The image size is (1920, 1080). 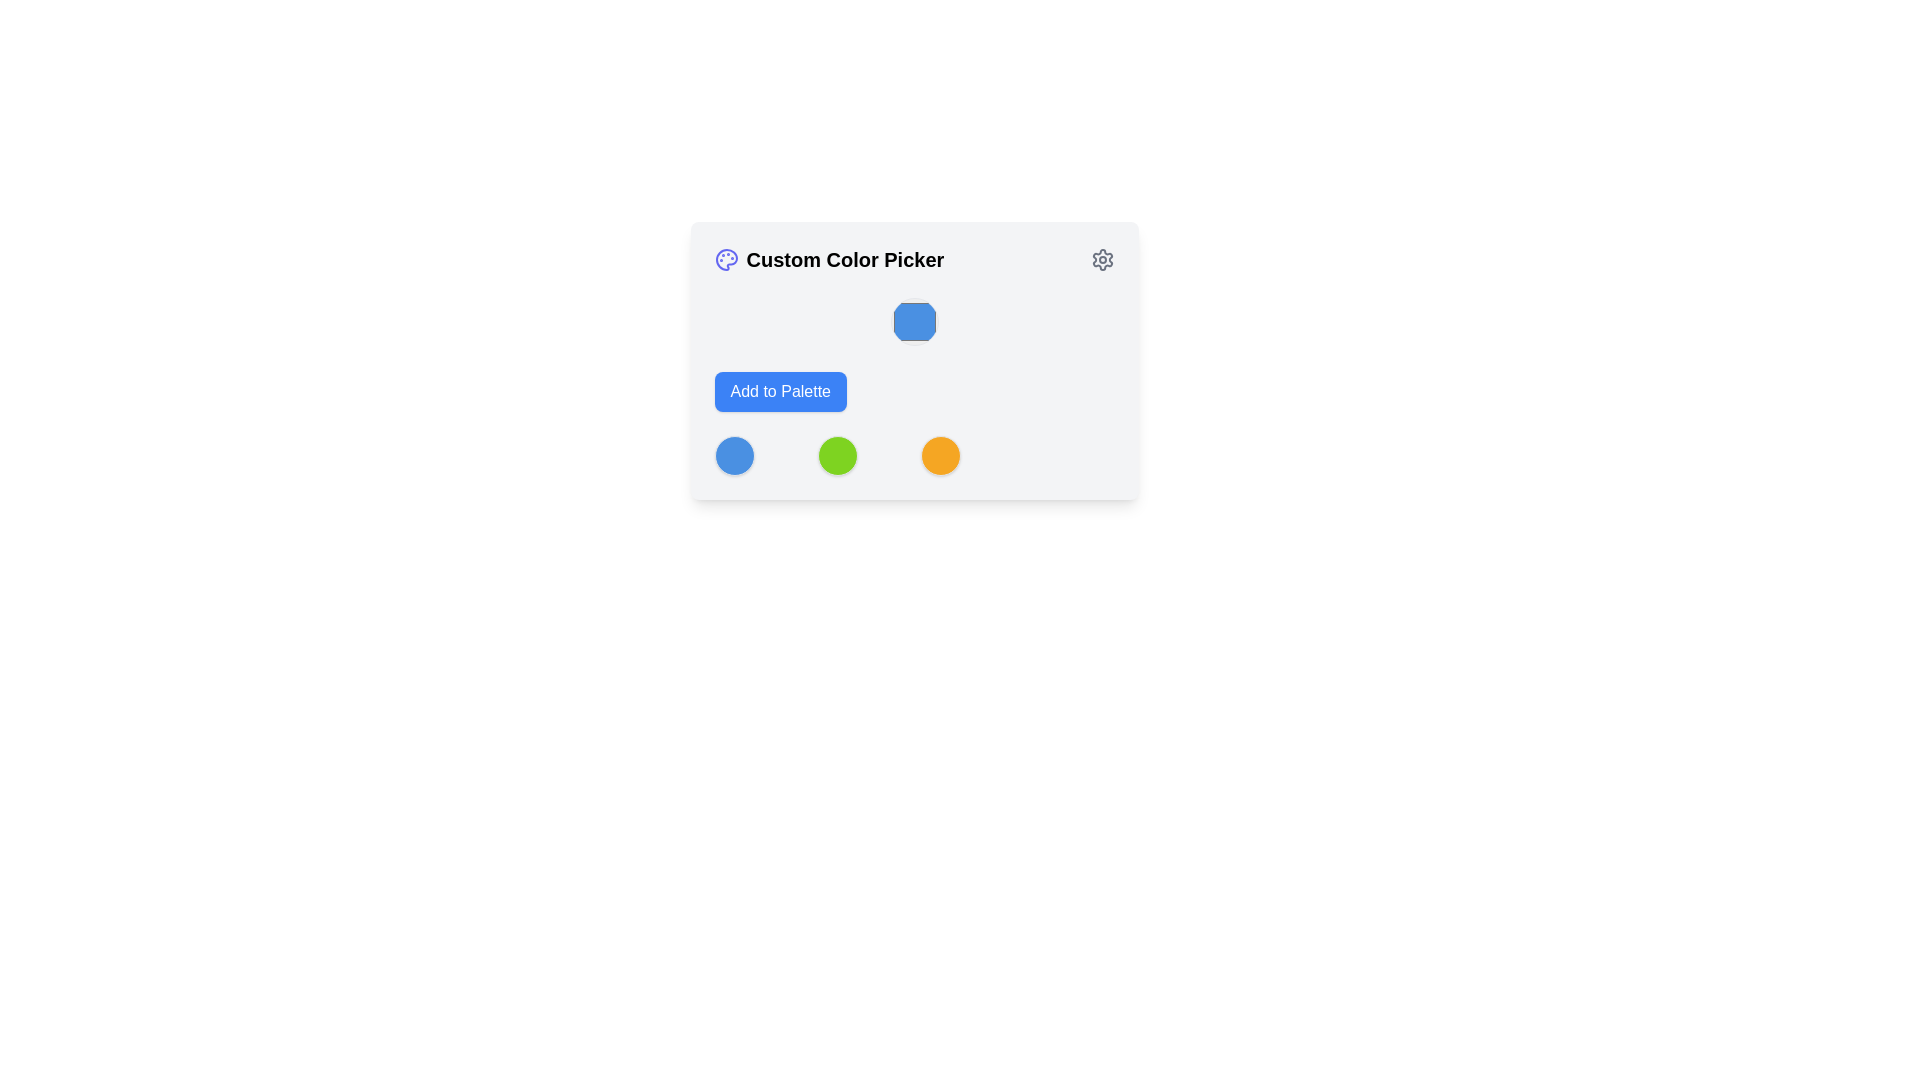 What do you see at coordinates (913, 258) in the screenshot?
I see `the title text of the custom color picker card, which is positioned at the topmost part of the card with icons on both sides` at bounding box center [913, 258].